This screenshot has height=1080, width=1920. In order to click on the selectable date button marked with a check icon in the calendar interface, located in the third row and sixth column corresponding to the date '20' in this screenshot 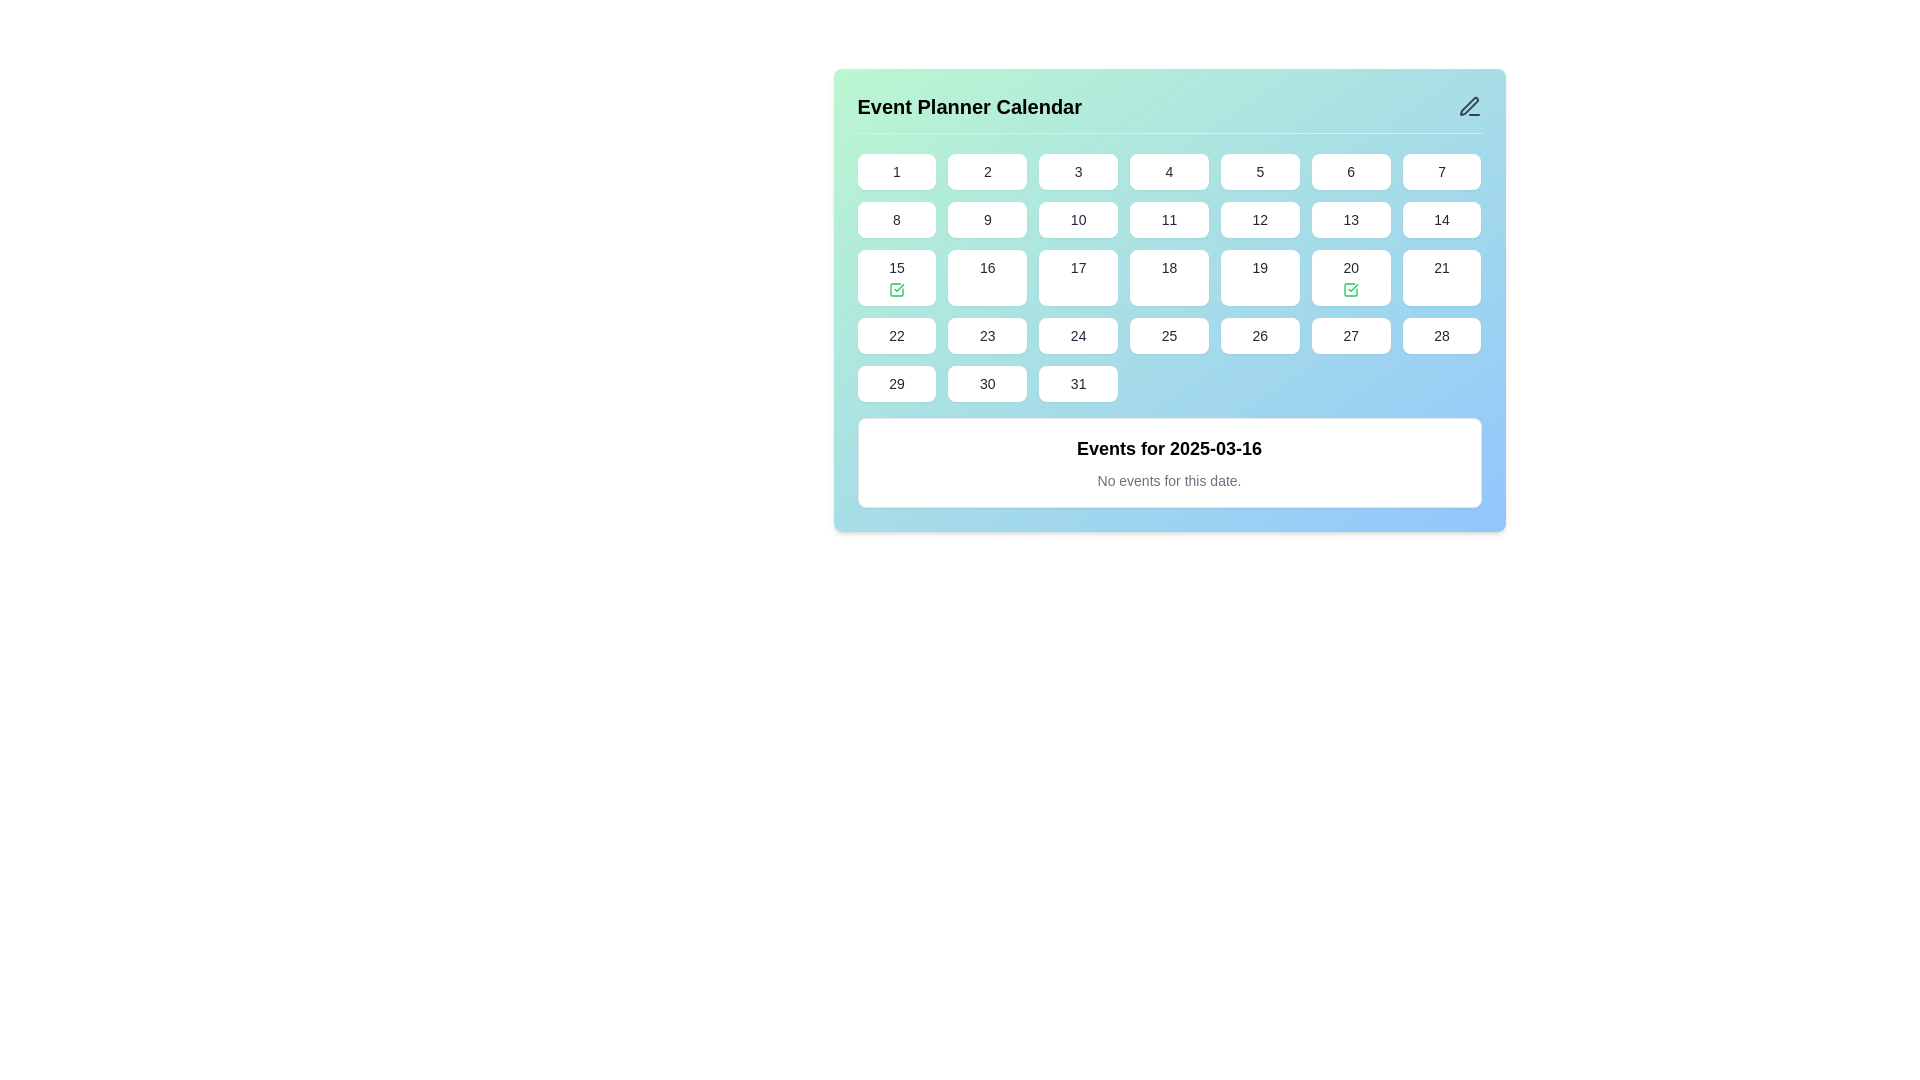, I will do `click(1351, 277)`.